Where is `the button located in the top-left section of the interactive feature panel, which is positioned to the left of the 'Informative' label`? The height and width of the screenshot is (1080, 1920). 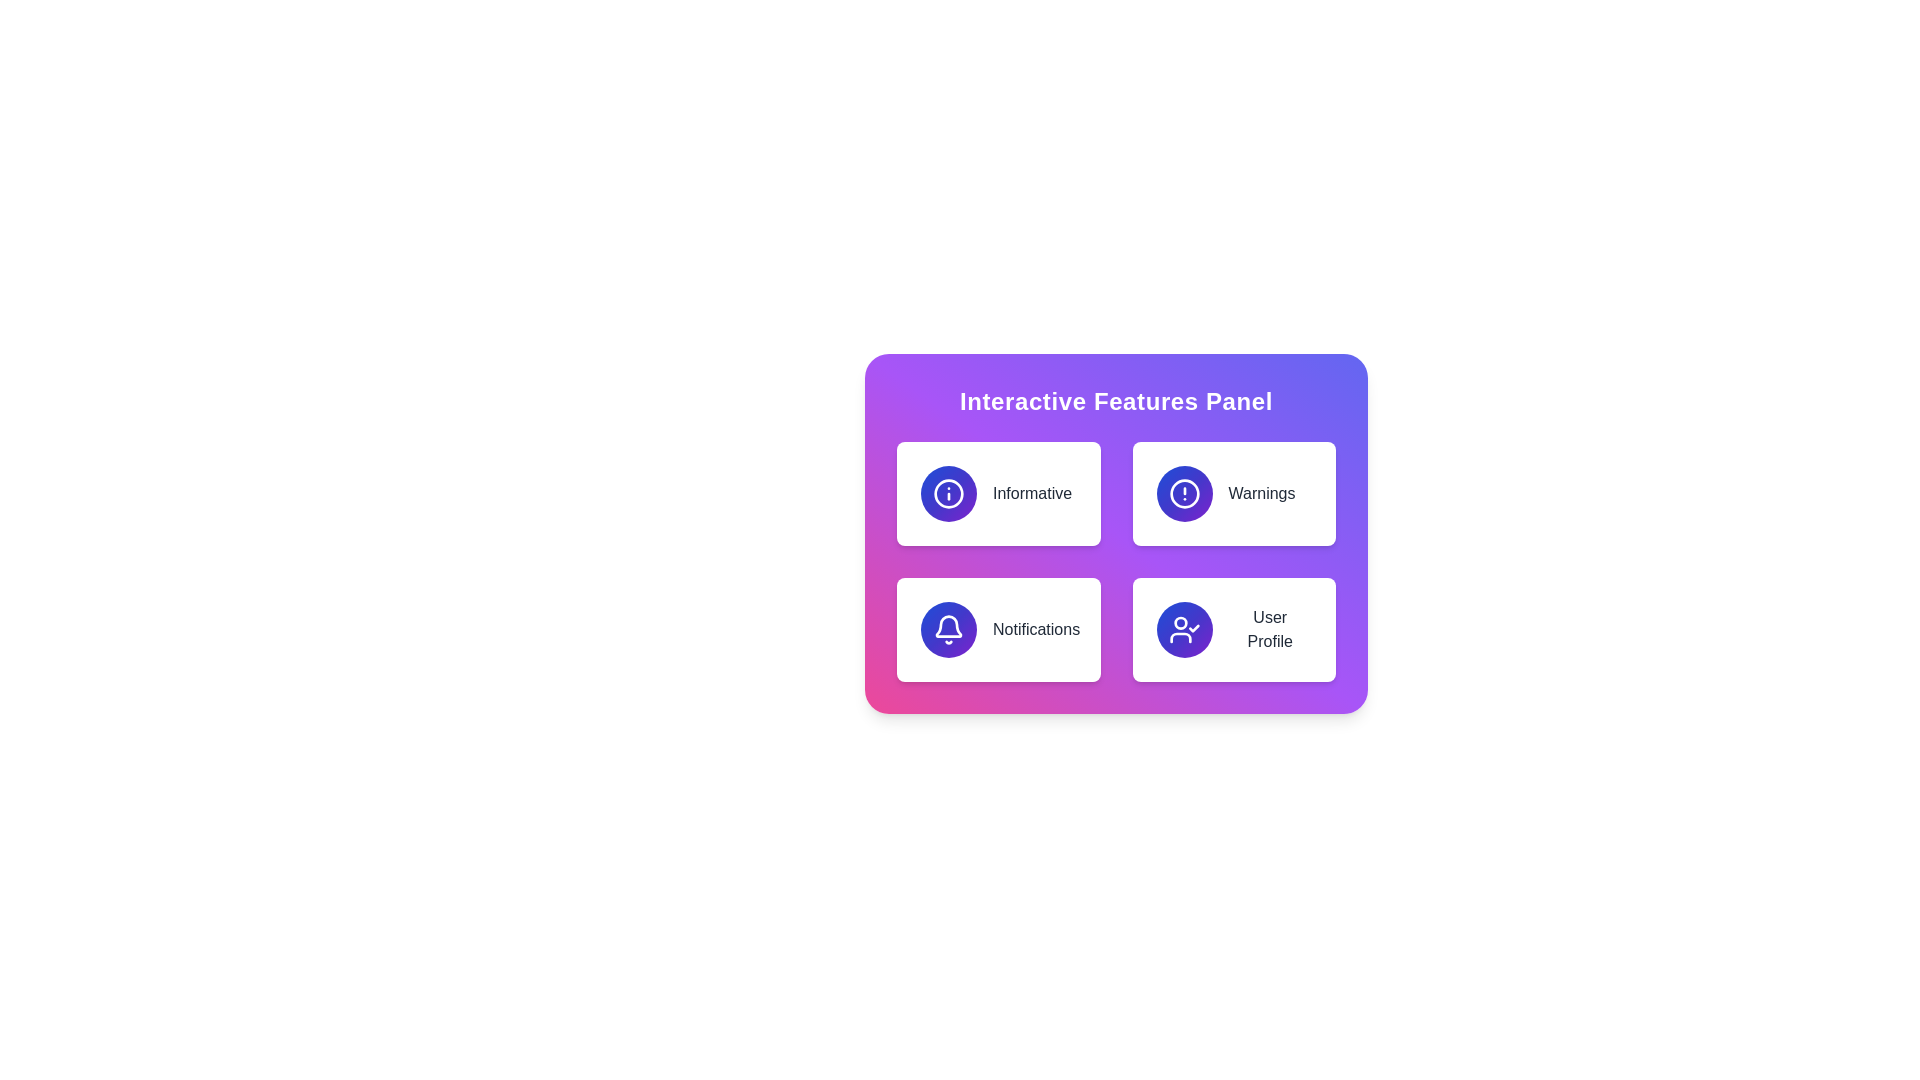 the button located in the top-left section of the interactive feature panel, which is positioned to the left of the 'Informative' label is located at coordinates (948, 493).